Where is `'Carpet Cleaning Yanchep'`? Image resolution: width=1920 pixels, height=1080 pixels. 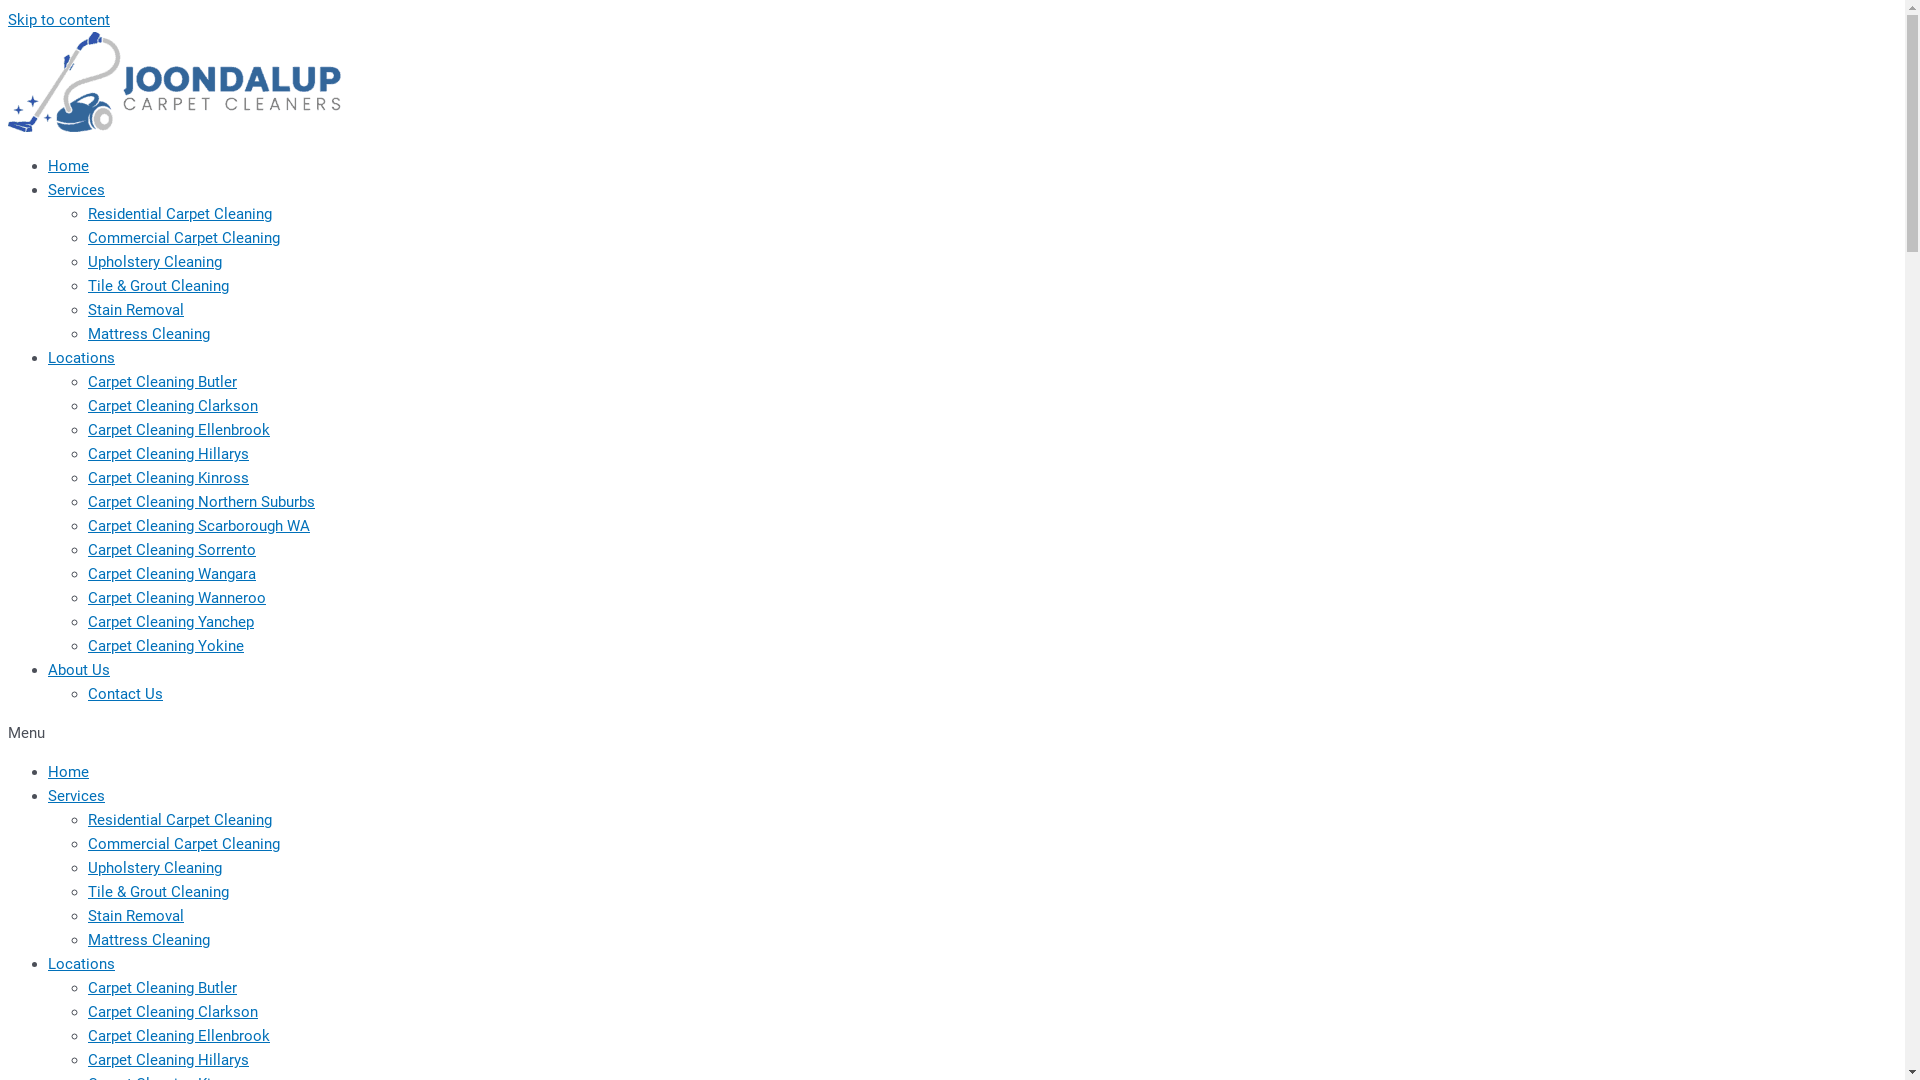
'Carpet Cleaning Yanchep' is located at coordinates (86, 620).